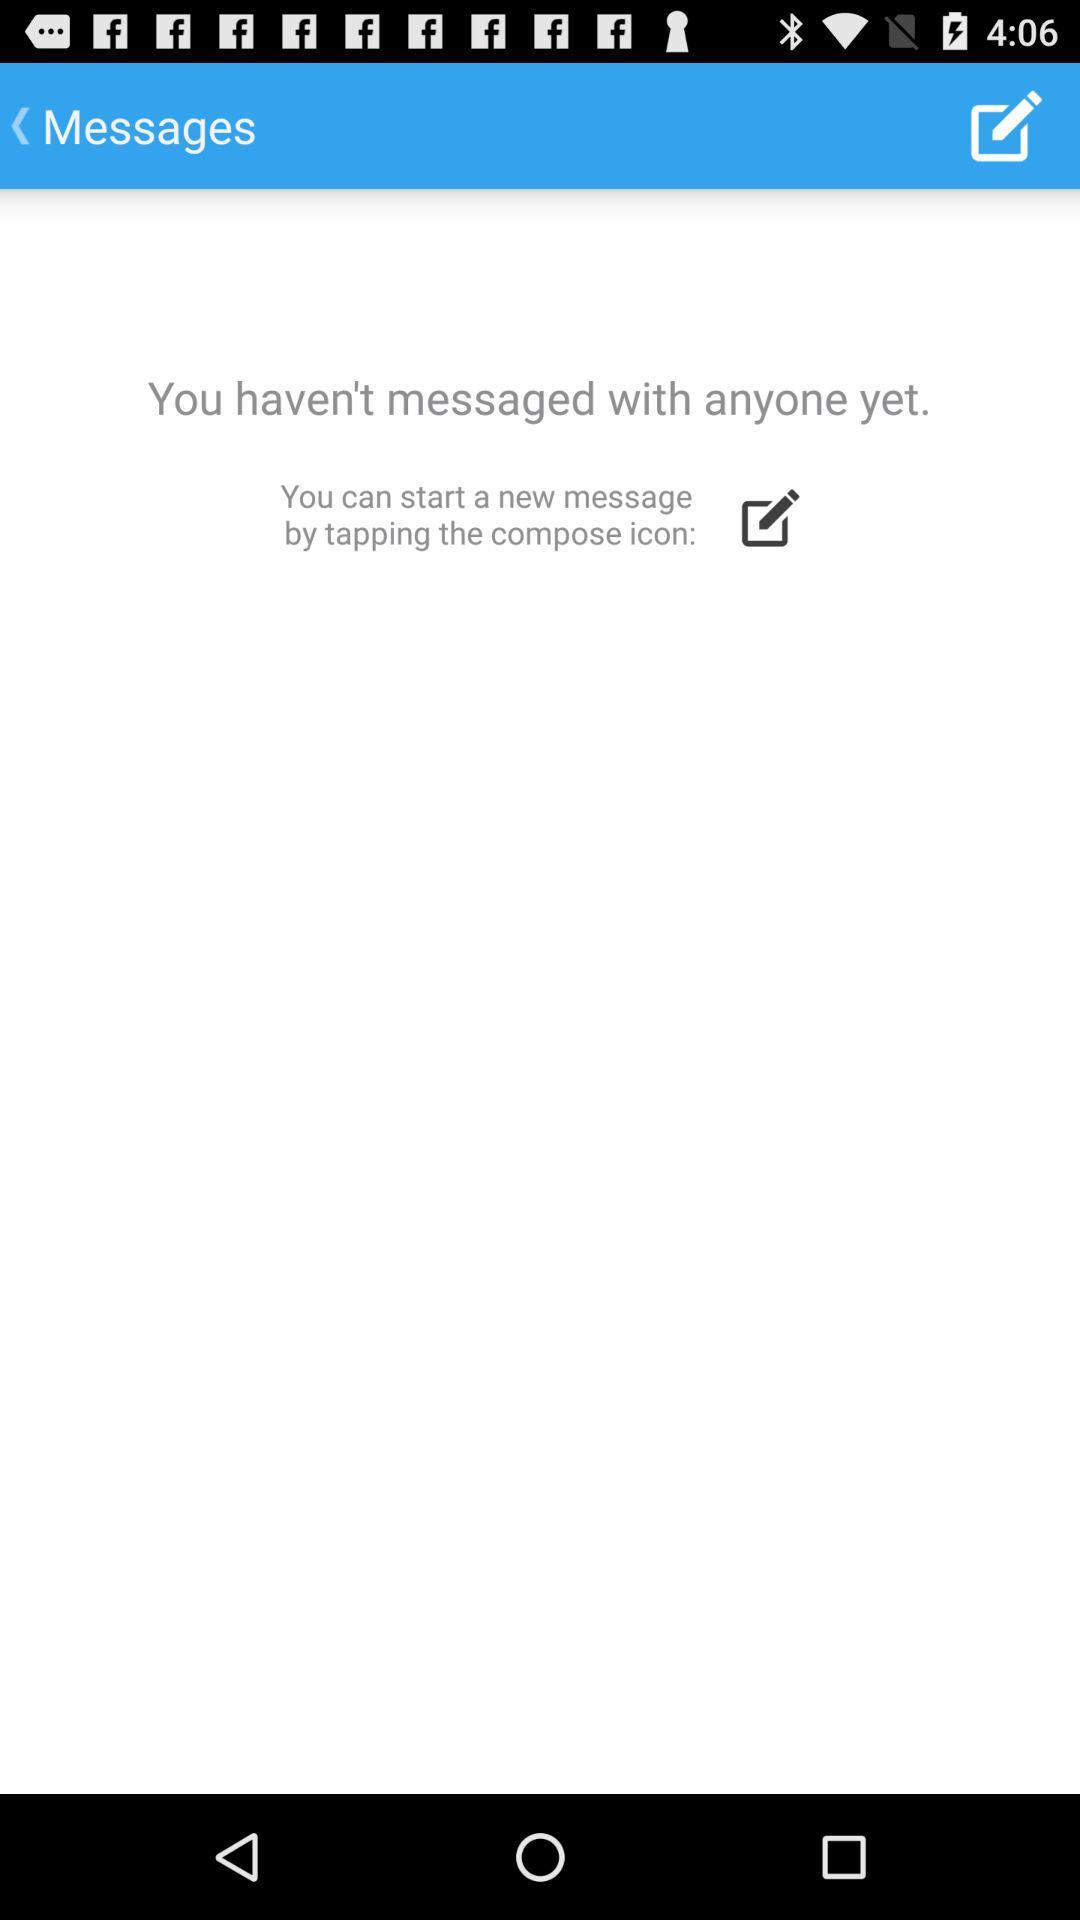 The width and height of the screenshot is (1080, 1920). What do you see at coordinates (540, 991) in the screenshot?
I see `message window` at bounding box center [540, 991].